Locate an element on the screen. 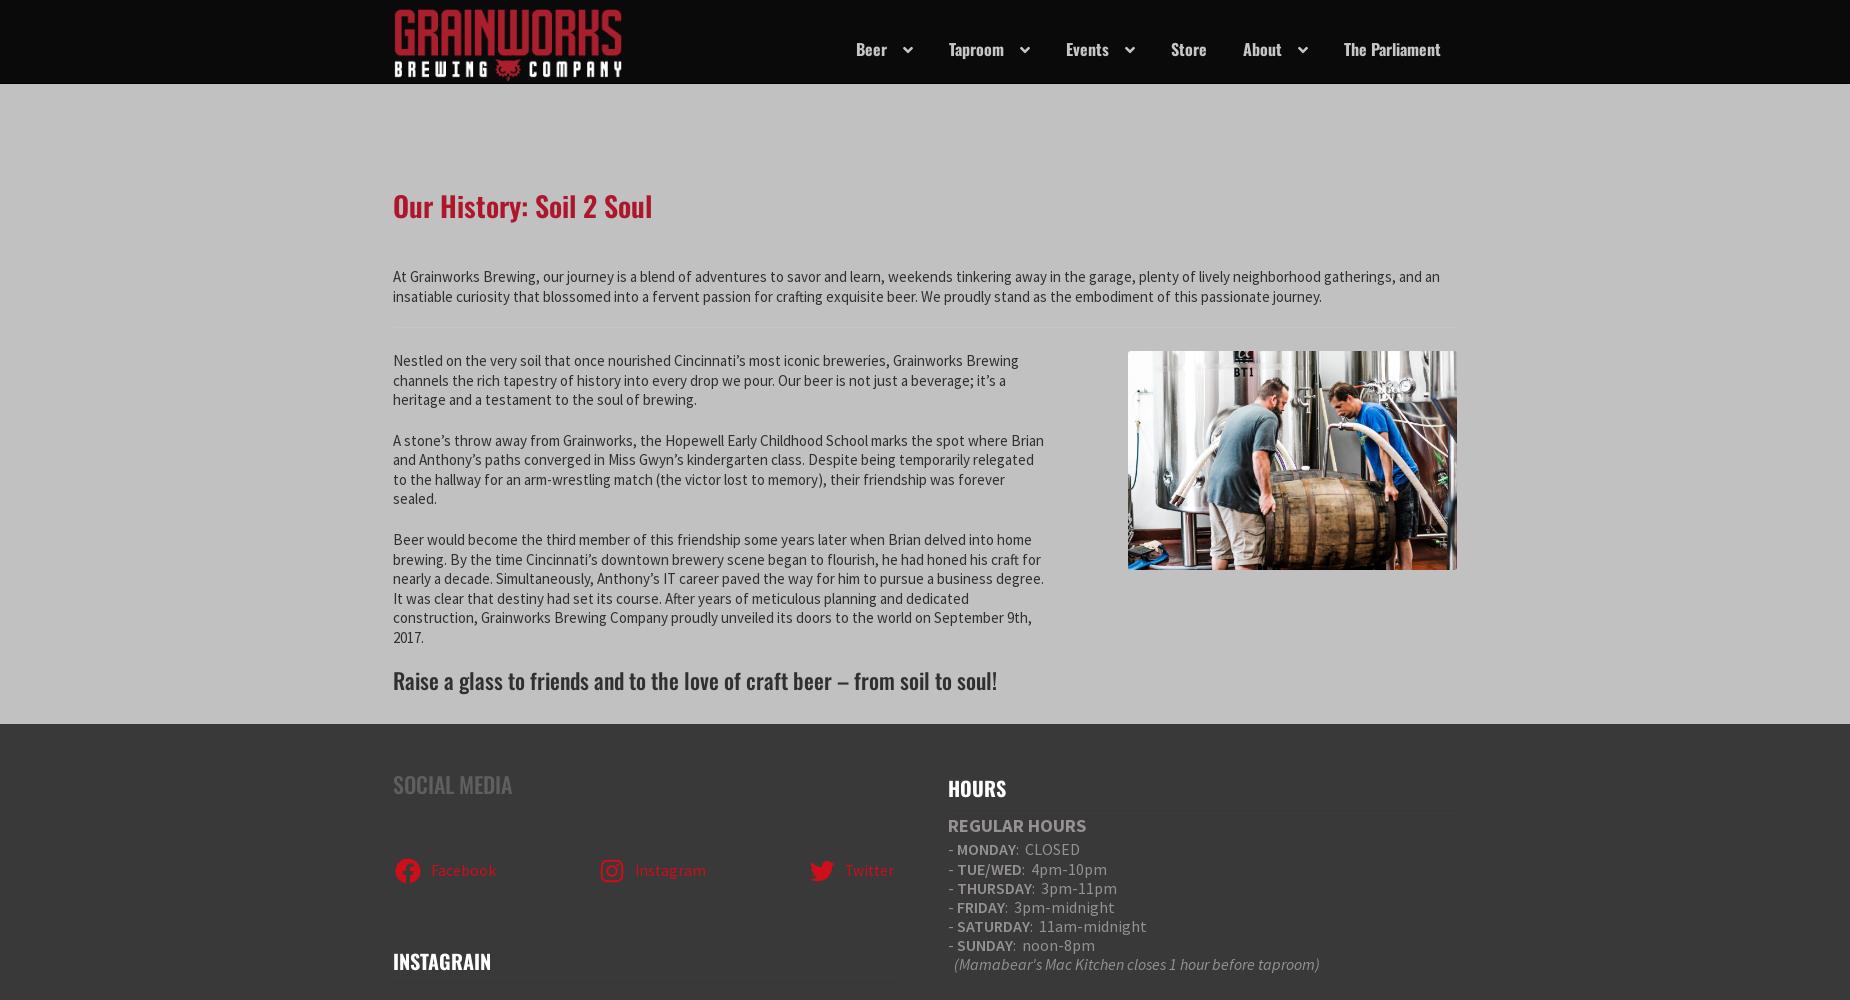  'Store' is located at coordinates (1187, 49).